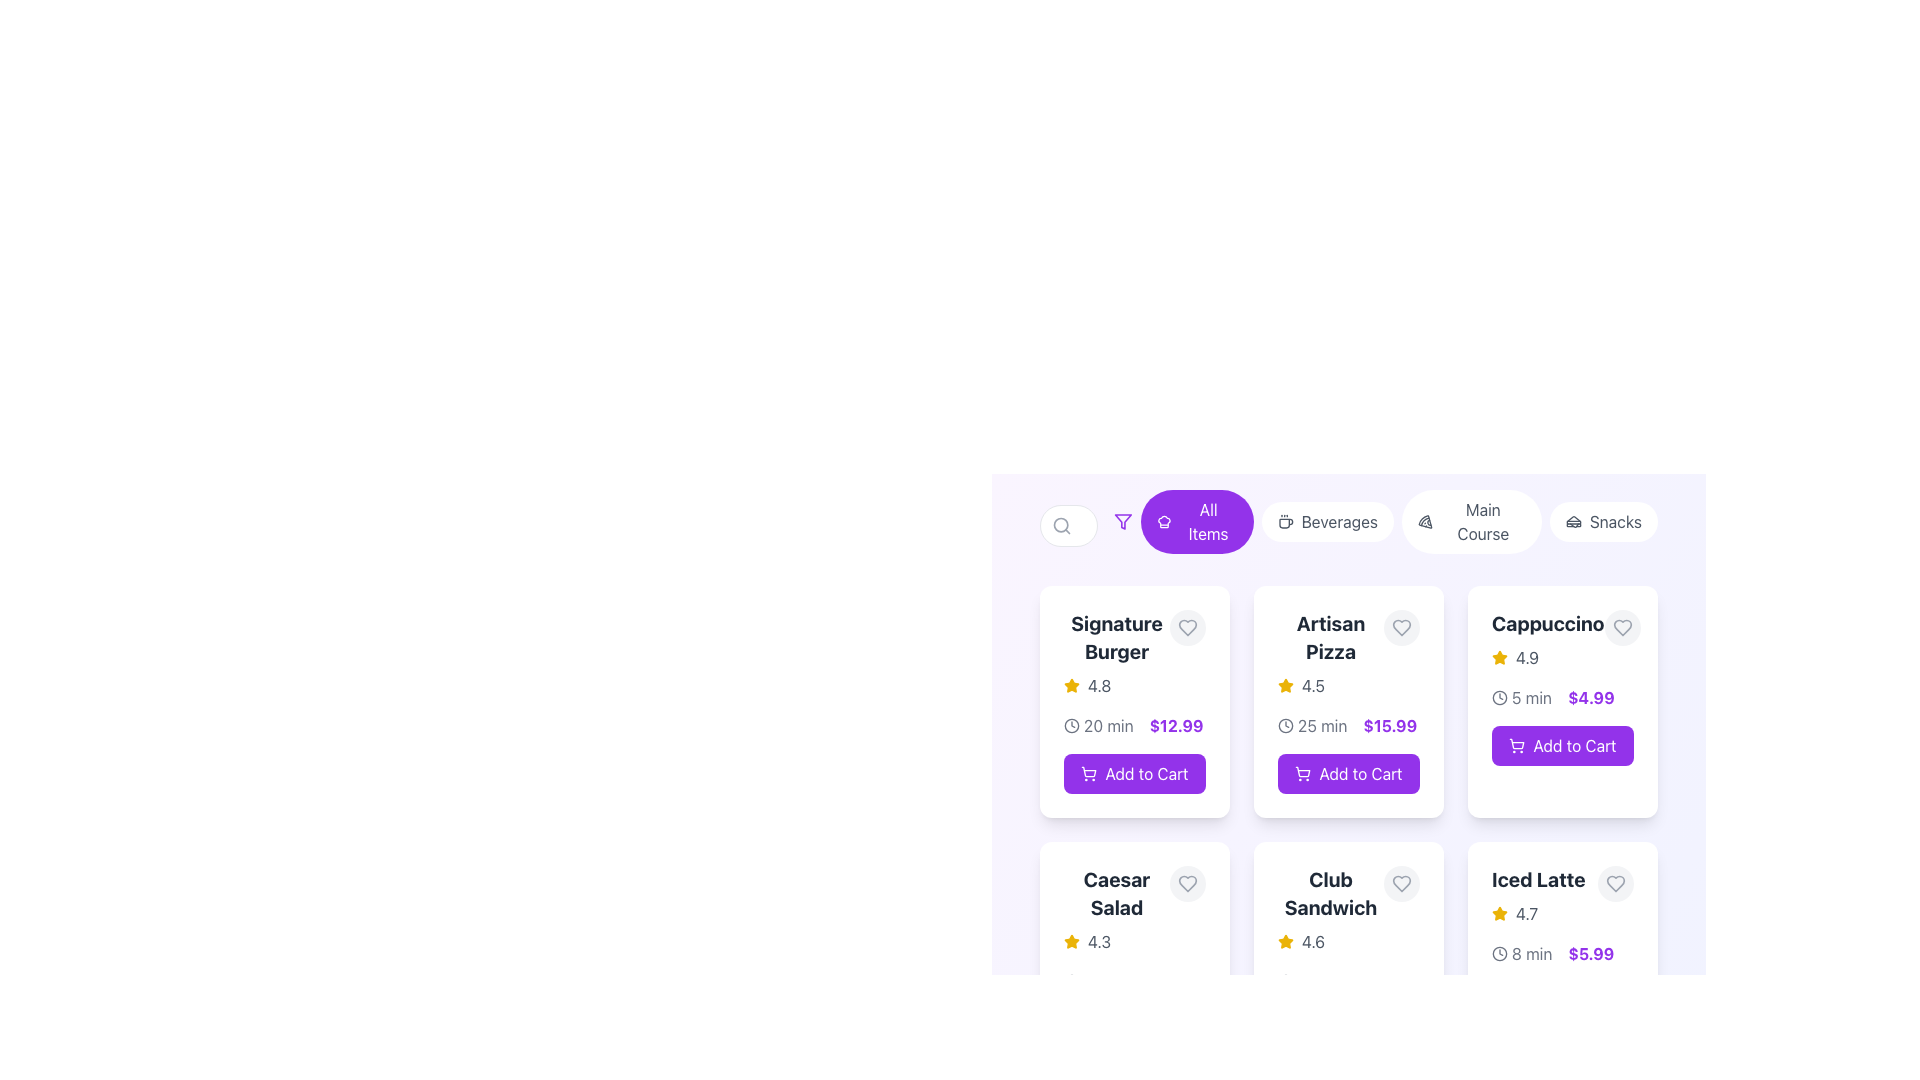  I want to click on the clock icon located in the top-left portion of the 'Signature Burger' card, which features a circular outline and clock hands, positioned next to the text '20 min', so click(1070, 725).